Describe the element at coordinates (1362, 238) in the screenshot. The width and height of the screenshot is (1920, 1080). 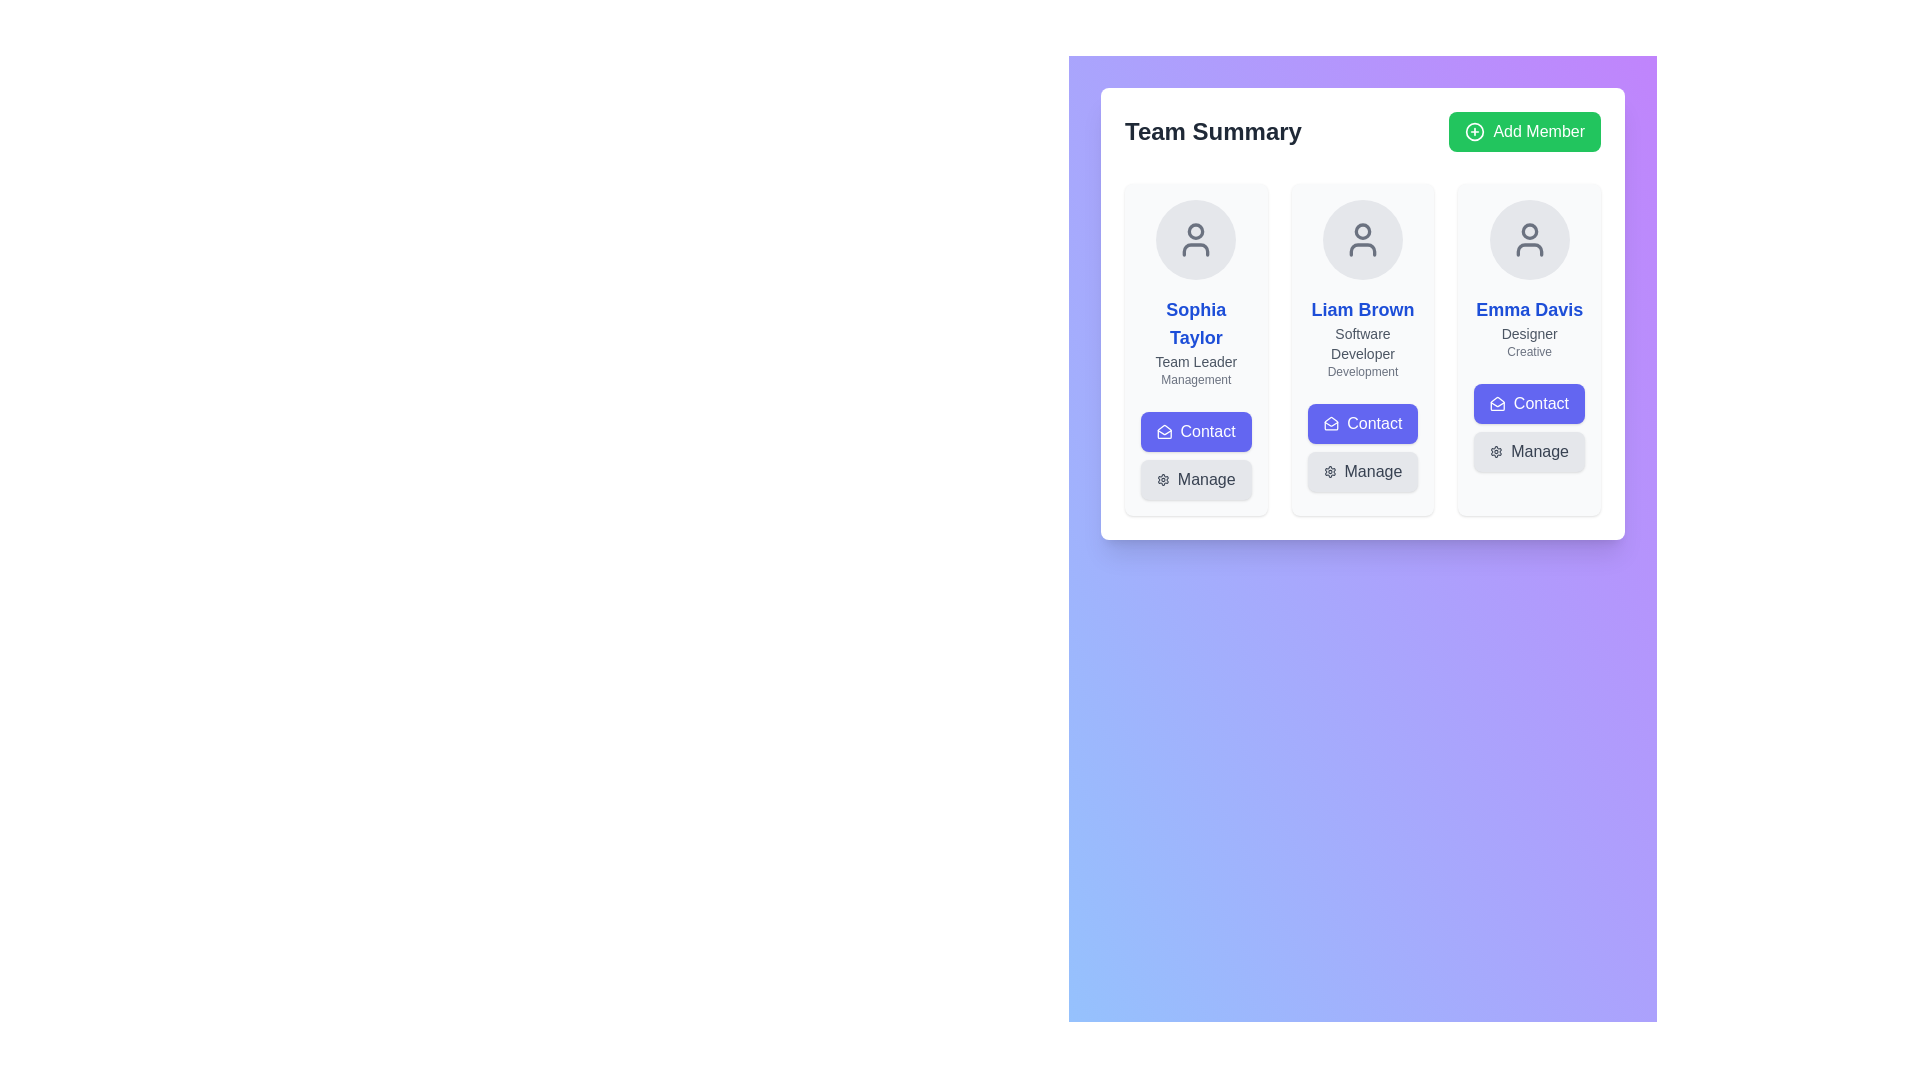
I see `the user icon representing 'Liam Brown' within the team summary interface card` at that location.